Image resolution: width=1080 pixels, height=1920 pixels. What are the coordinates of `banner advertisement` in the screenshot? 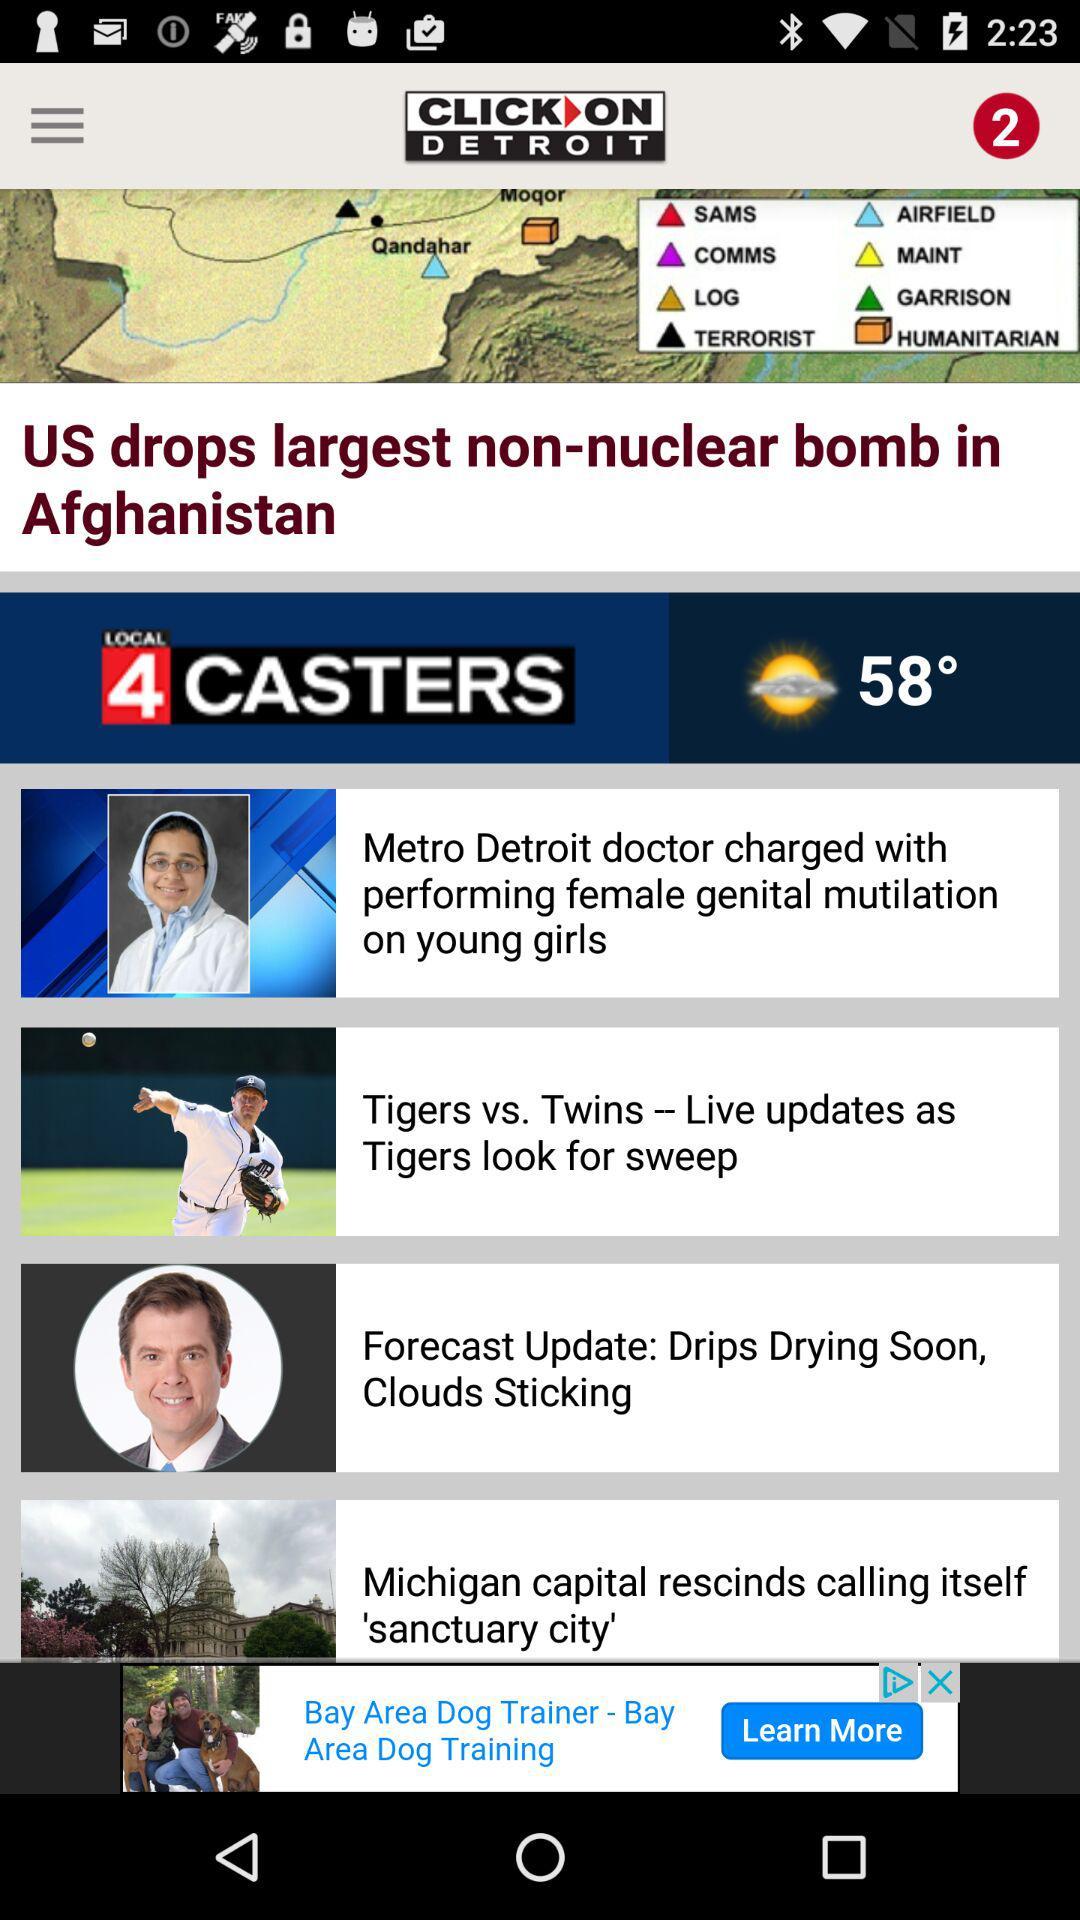 It's located at (540, 1727).